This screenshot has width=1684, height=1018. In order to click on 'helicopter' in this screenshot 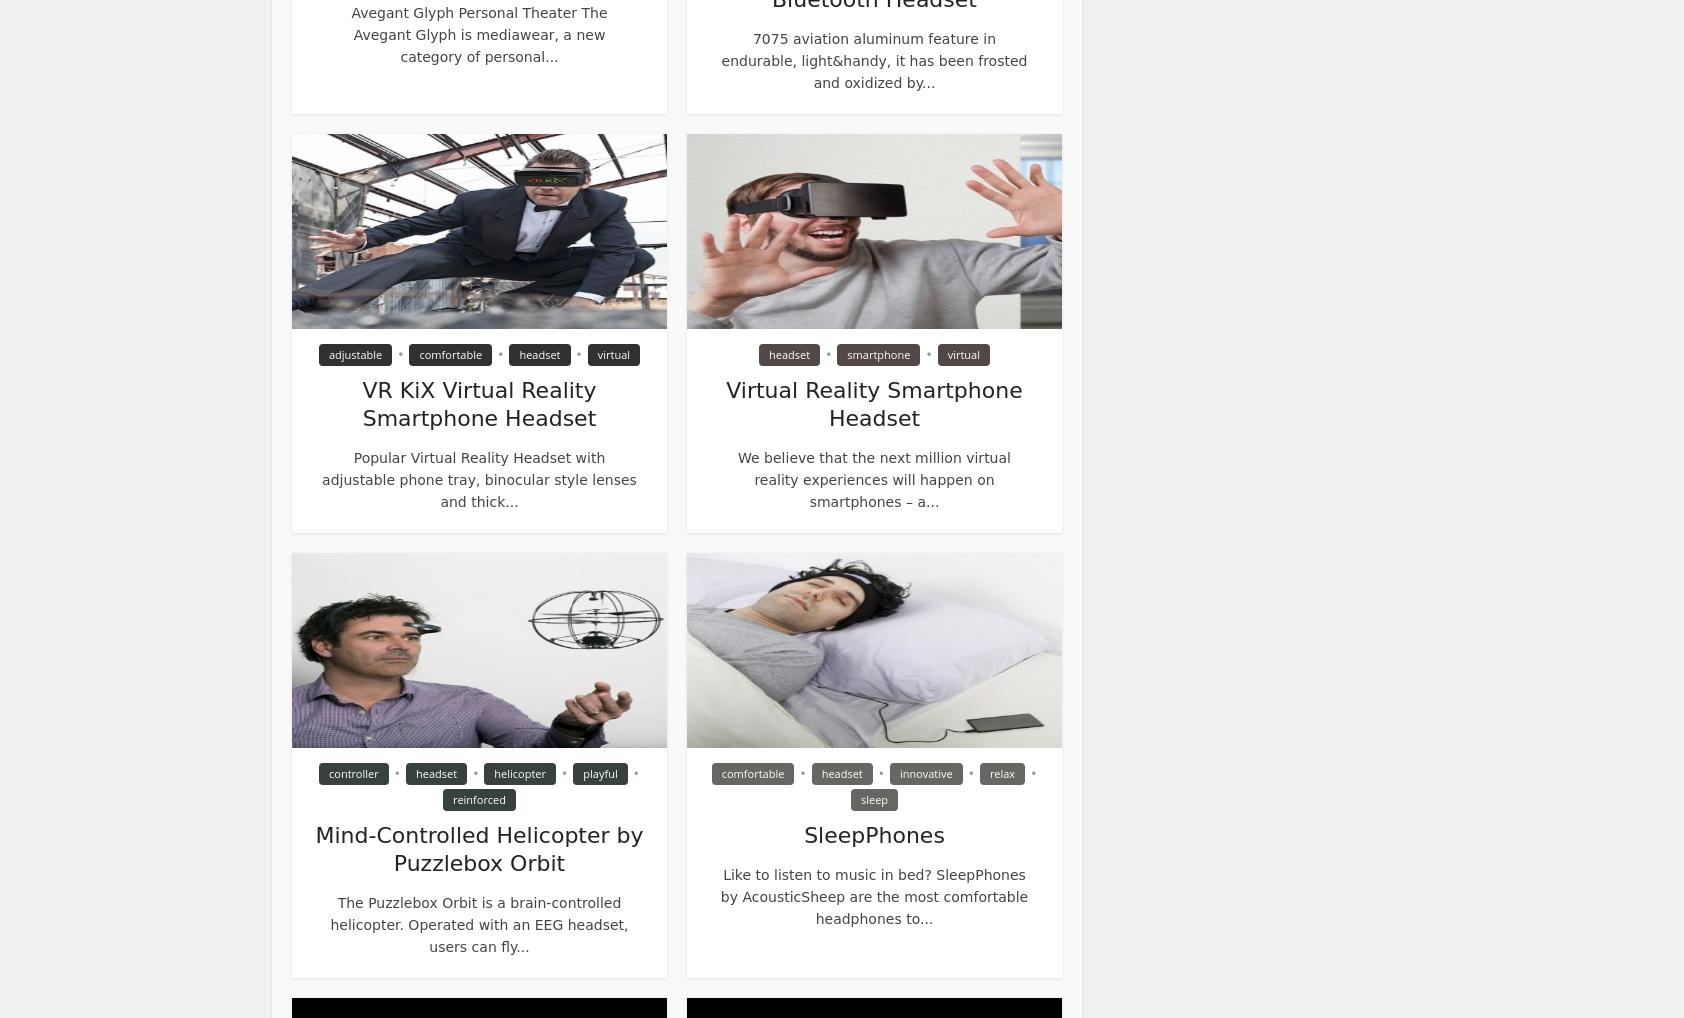, I will do `click(519, 773)`.